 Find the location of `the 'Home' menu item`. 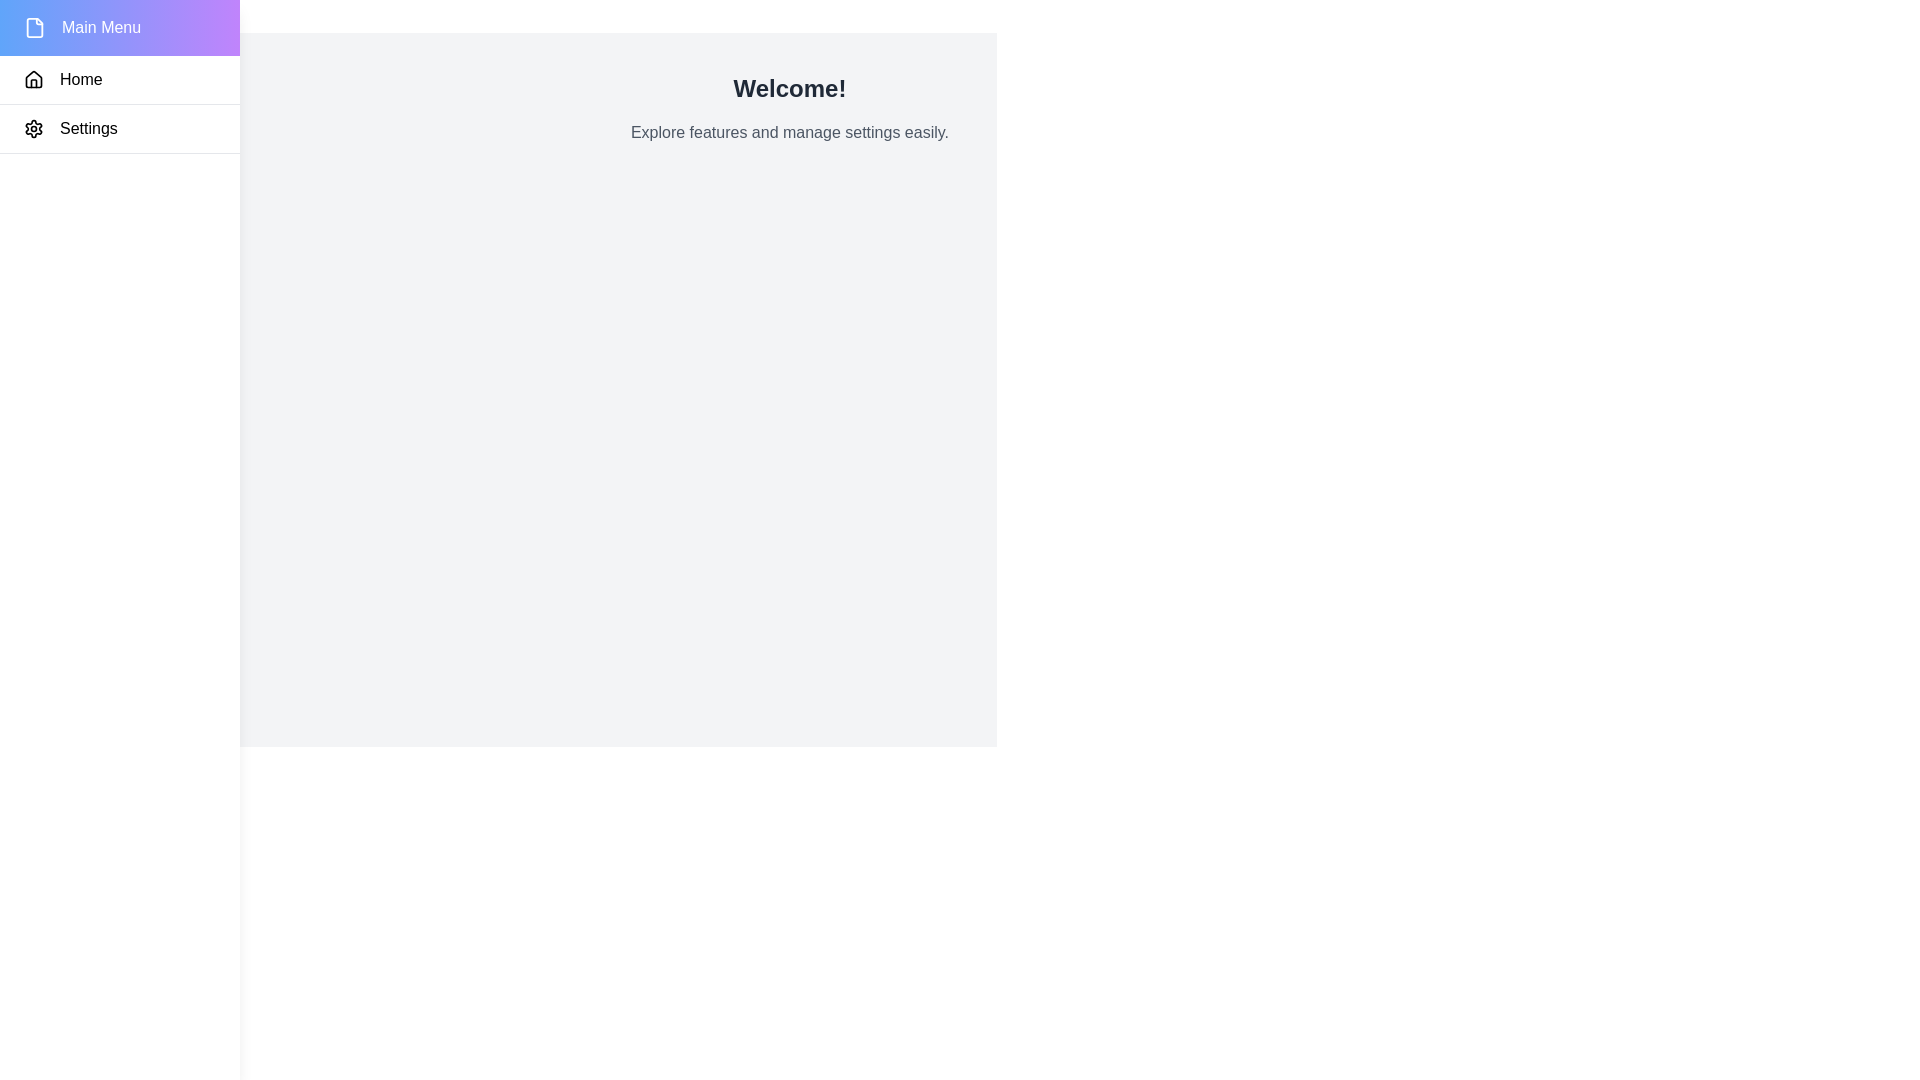

the 'Home' menu item is located at coordinates (119, 79).